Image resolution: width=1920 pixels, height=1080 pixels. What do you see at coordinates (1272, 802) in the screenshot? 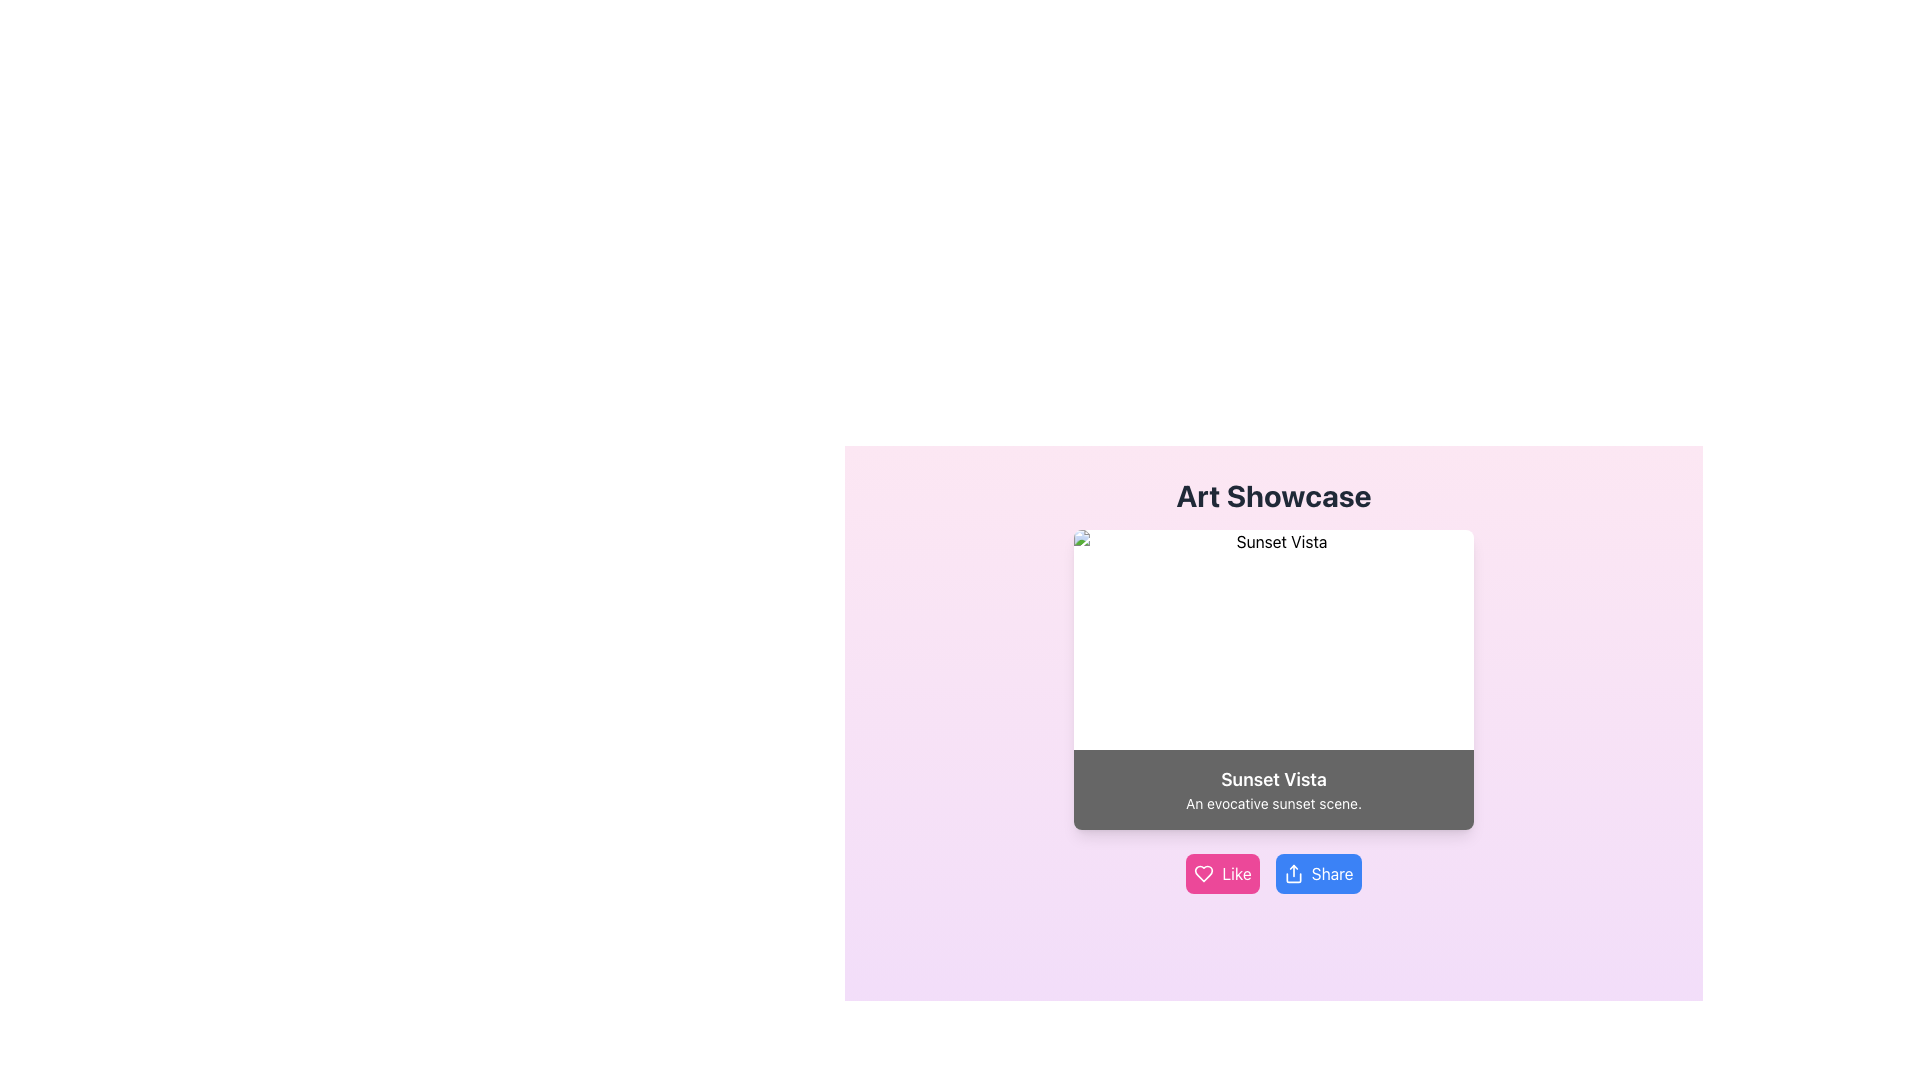
I see `text label displaying 'An evocative sunset scene.' which is centered within a dark gray section at the bottom of the card titled 'Sunset Vista'` at bounding box center [1272, 802].